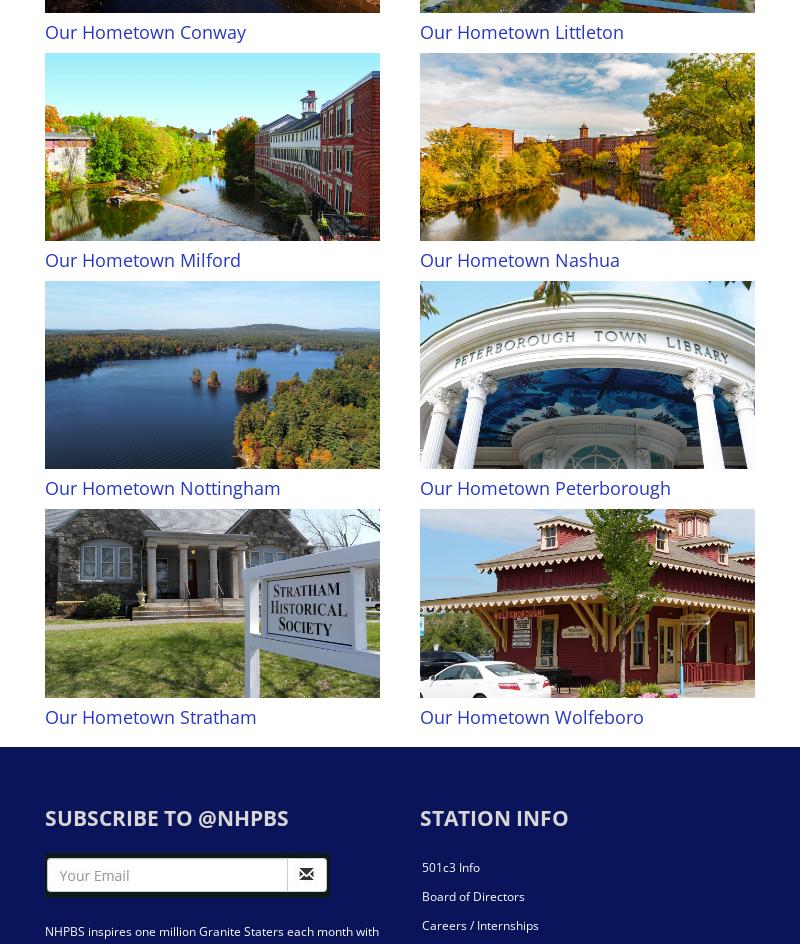 Image resolution: width=800 pixels, height=944 pixels. Describe the element at coordinates (143, 259) in the screenshot. I see `'Our Hometown Milford'` at that location.